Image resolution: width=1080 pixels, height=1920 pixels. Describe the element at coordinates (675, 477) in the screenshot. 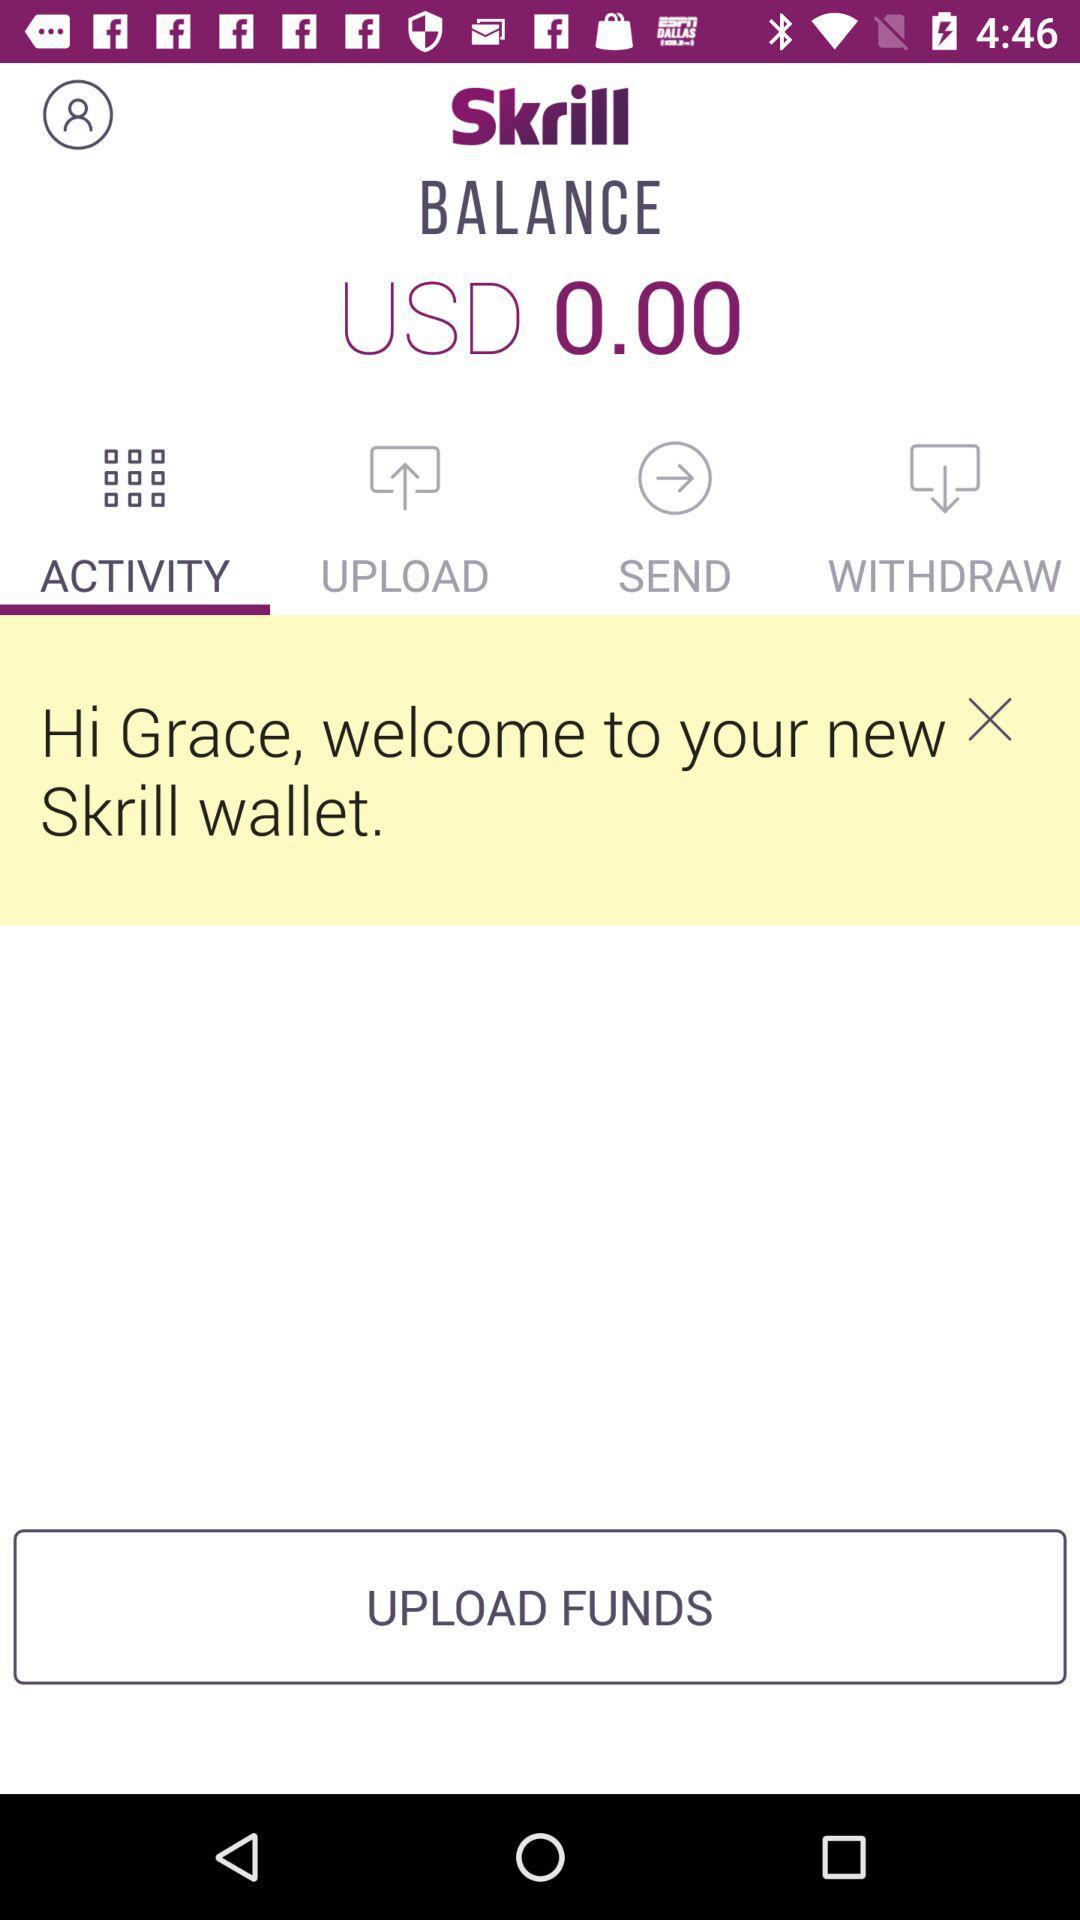

I see `top of send` at that location.